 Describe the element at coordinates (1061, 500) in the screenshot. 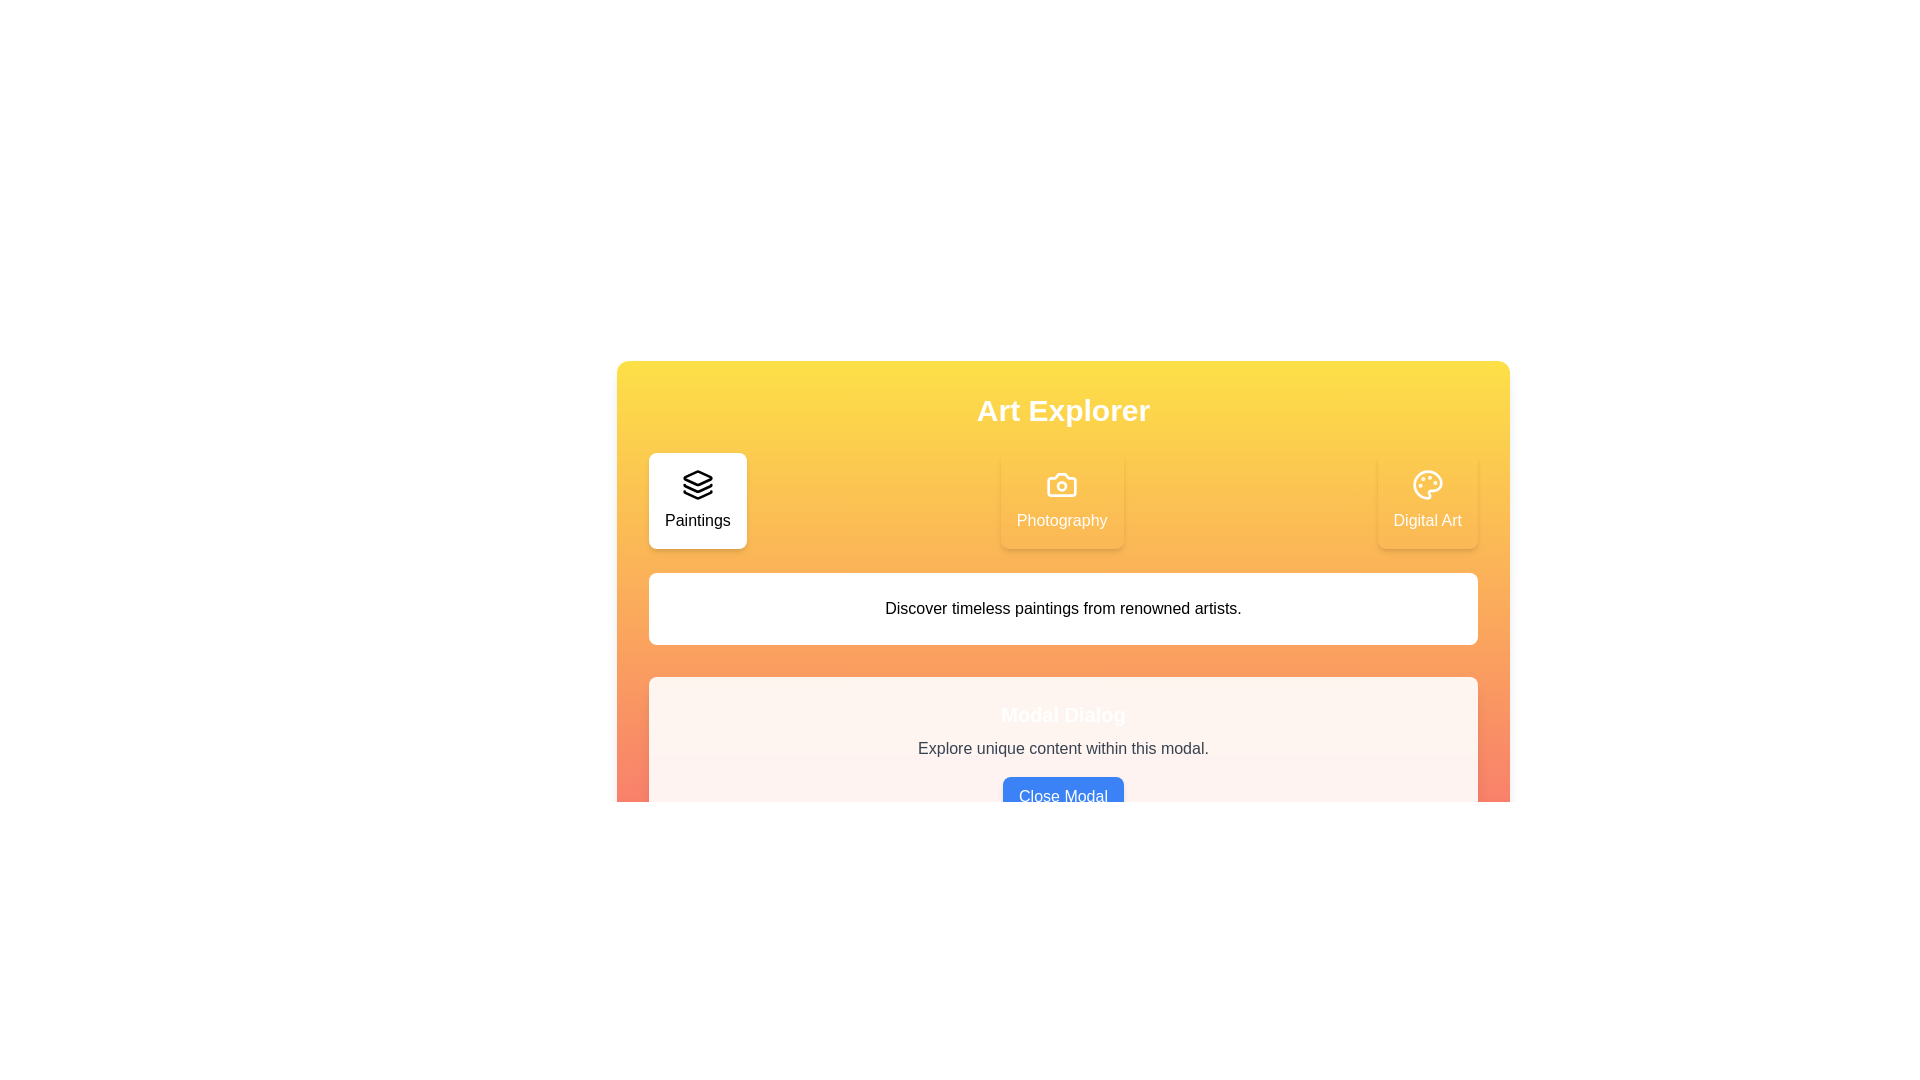

I see `the Photography tab to view its content` at that location.